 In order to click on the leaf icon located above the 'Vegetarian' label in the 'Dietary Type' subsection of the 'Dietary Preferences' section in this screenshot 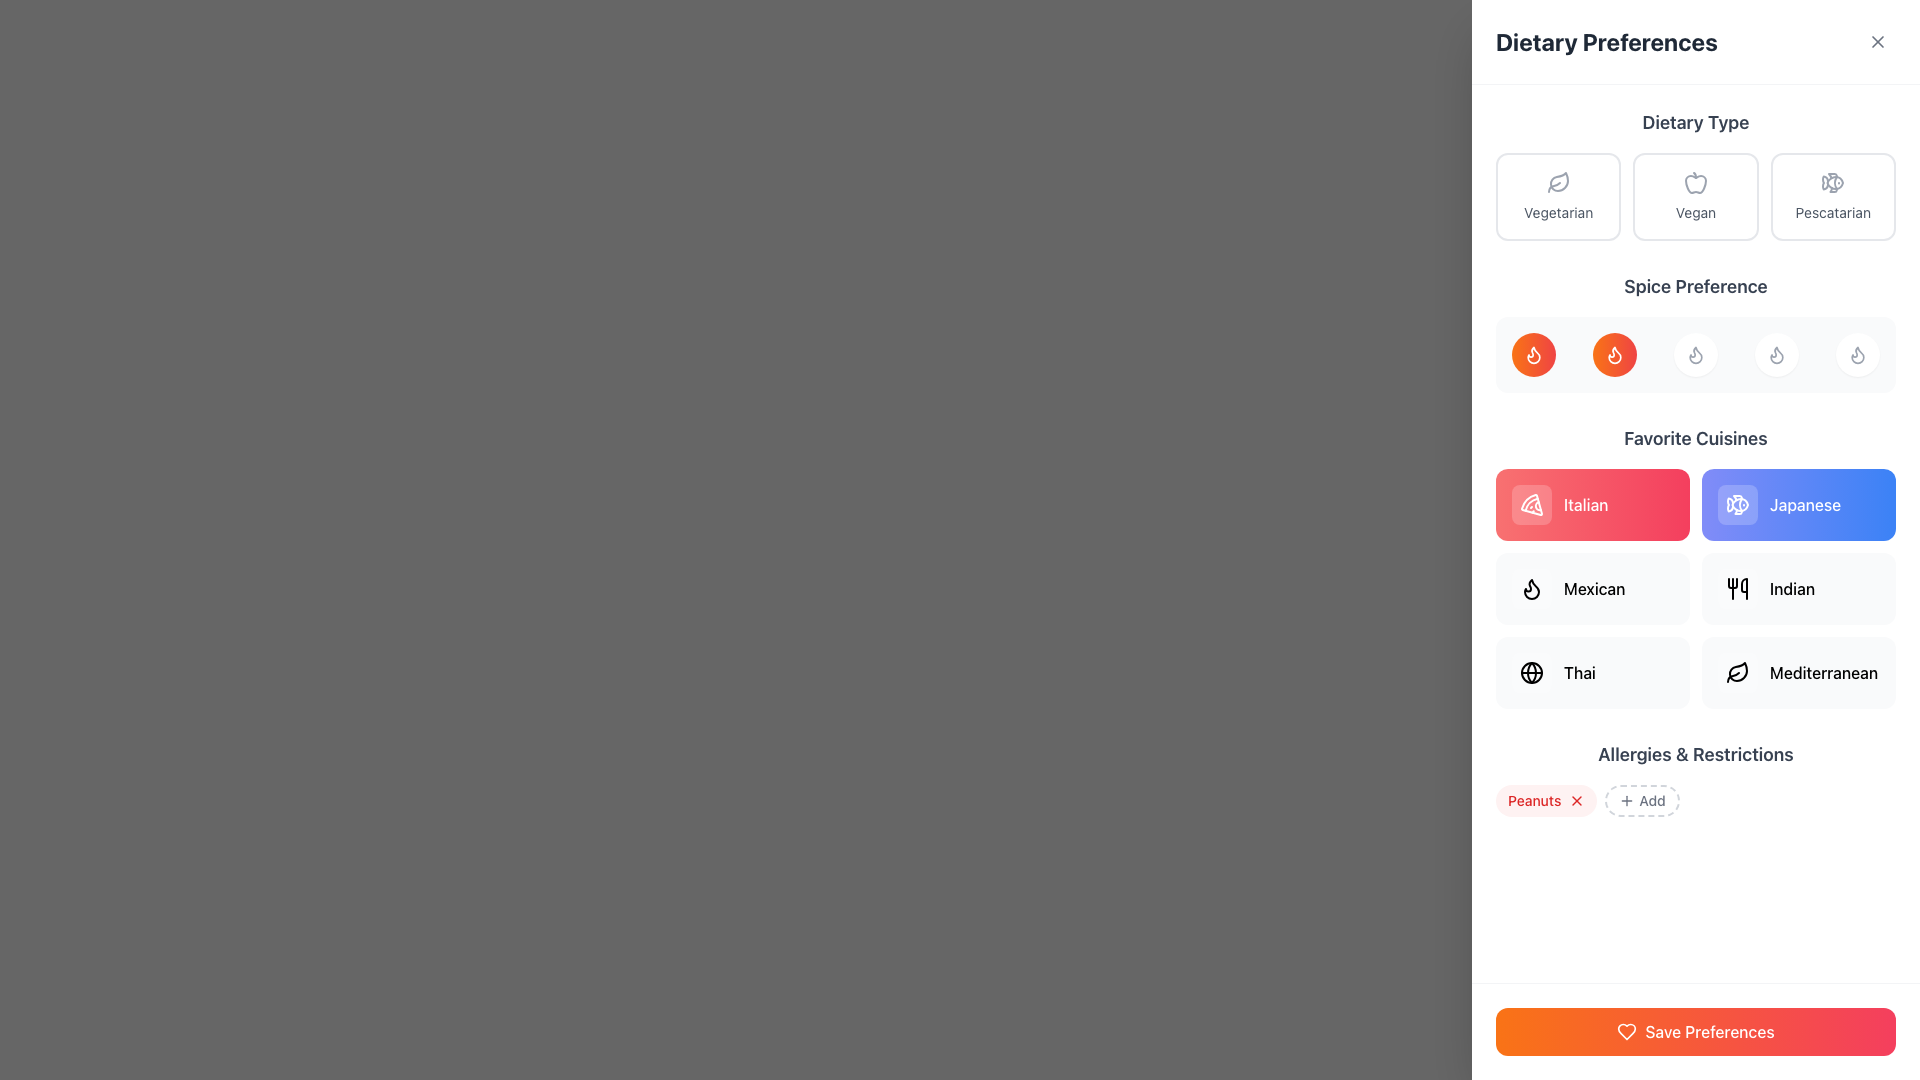, I will do `click(1557, 182)`.